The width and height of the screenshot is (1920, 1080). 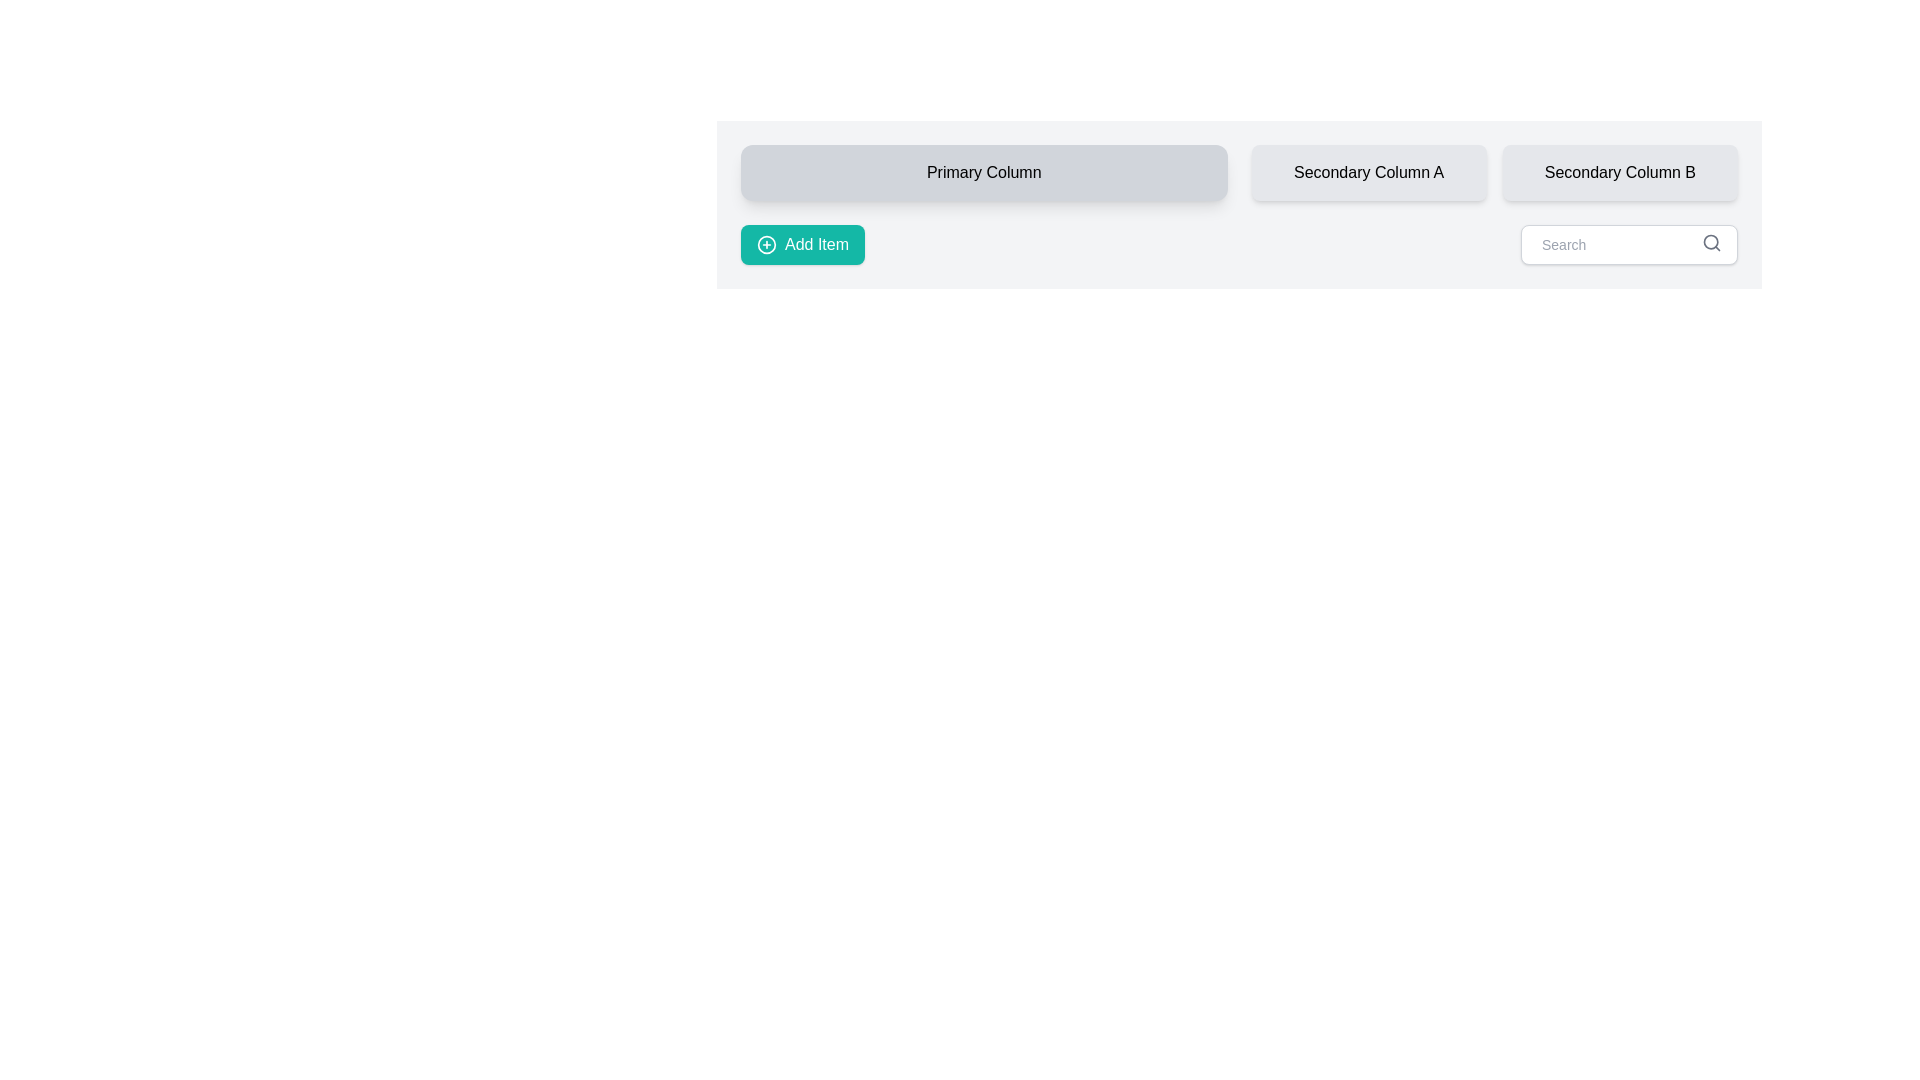 What do you see at coordinates (1711, 242) in the screenshot?
I see `the magnifying glass icon button located at the top-right corner of the search input field` at bounding box center [1711, 242].